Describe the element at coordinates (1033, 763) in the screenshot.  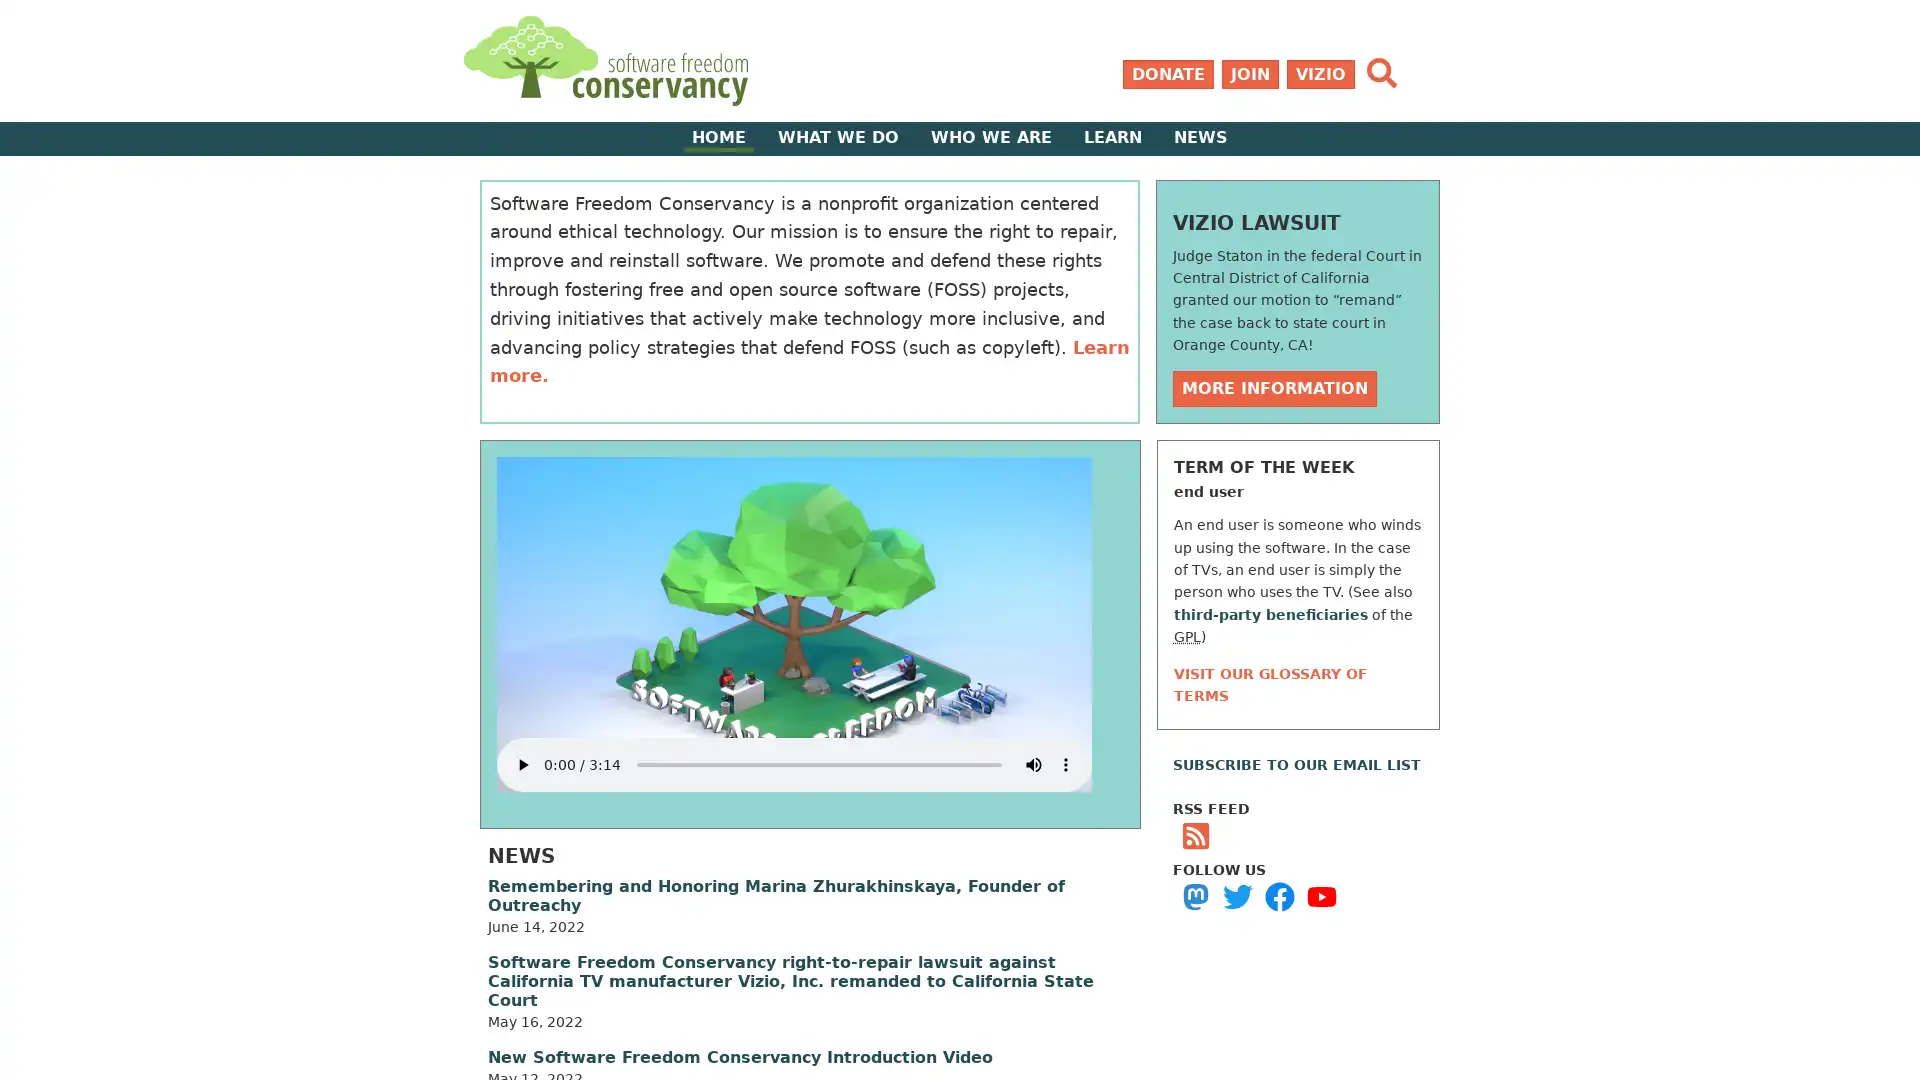
I see `mute` at that location.